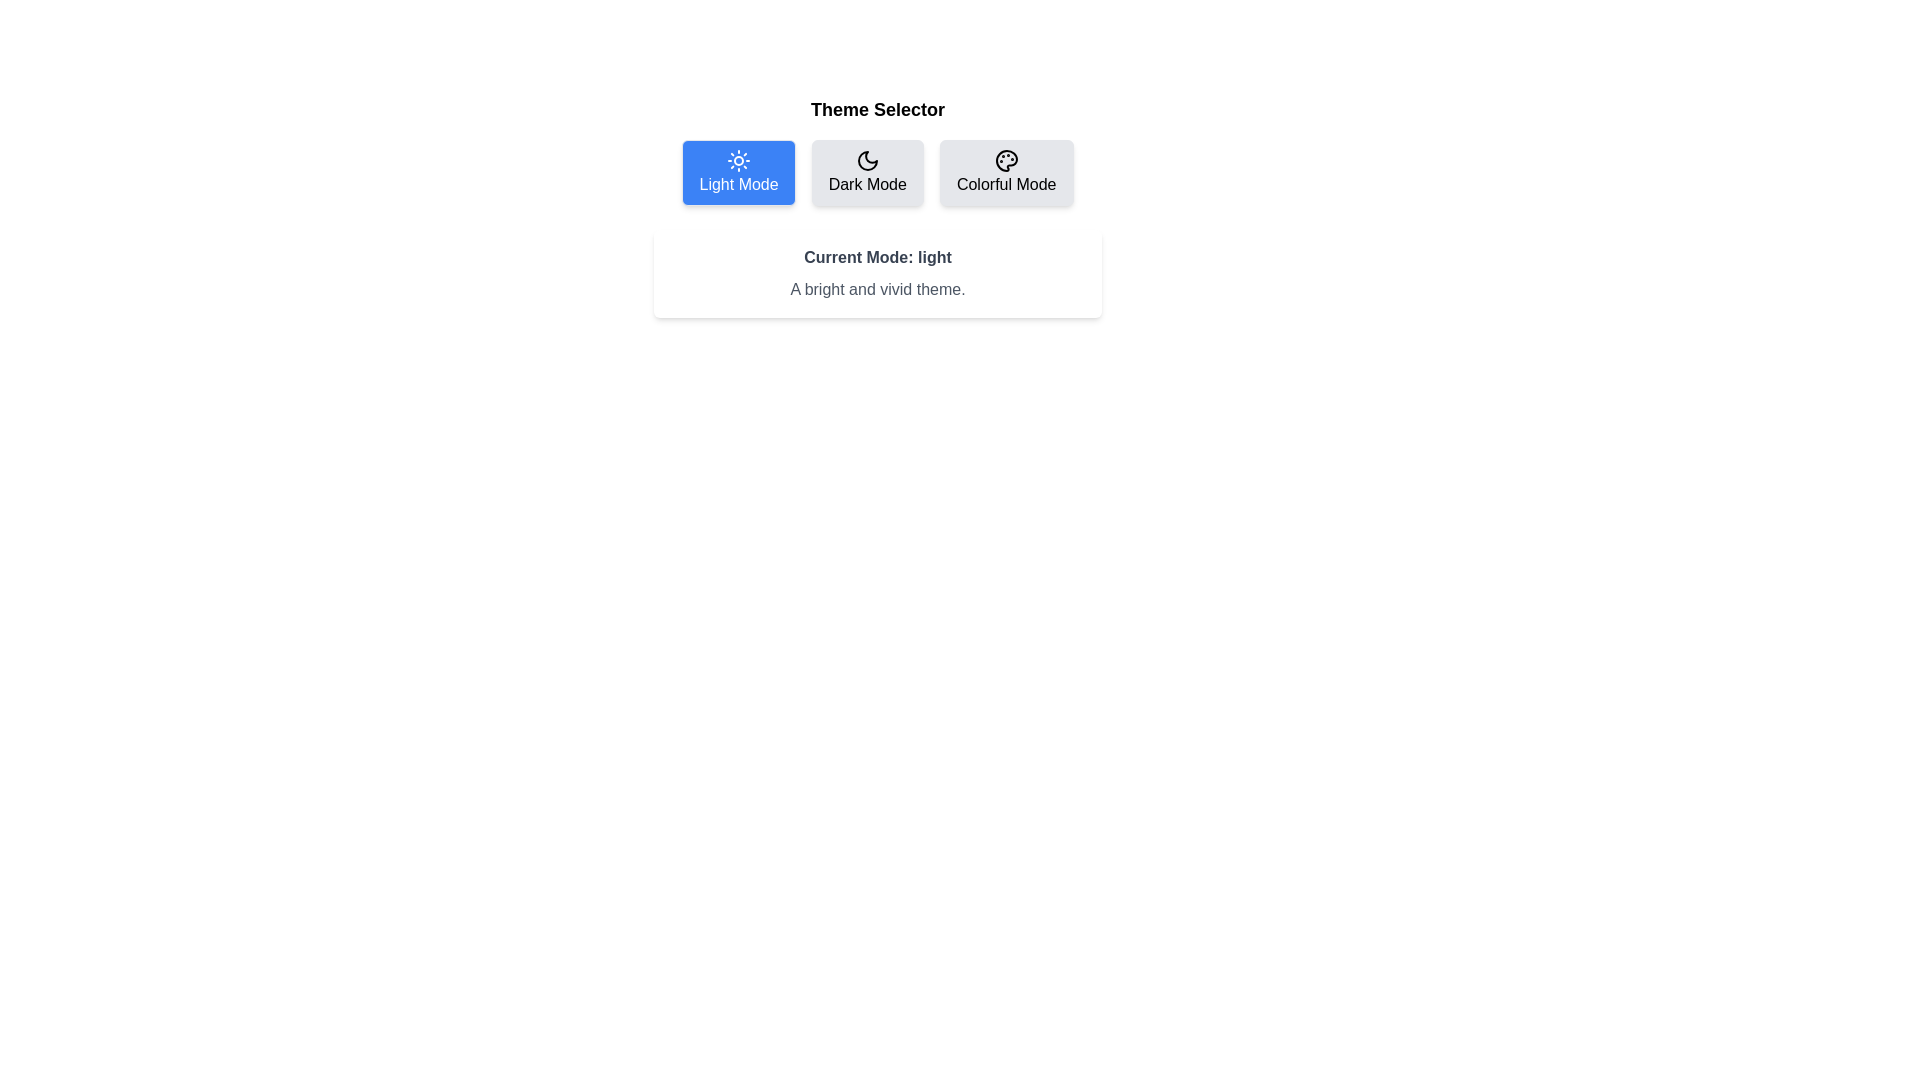  I want to click on the first button under the 'Theme Selector' to switch to Light Mode, so click(738, 172).